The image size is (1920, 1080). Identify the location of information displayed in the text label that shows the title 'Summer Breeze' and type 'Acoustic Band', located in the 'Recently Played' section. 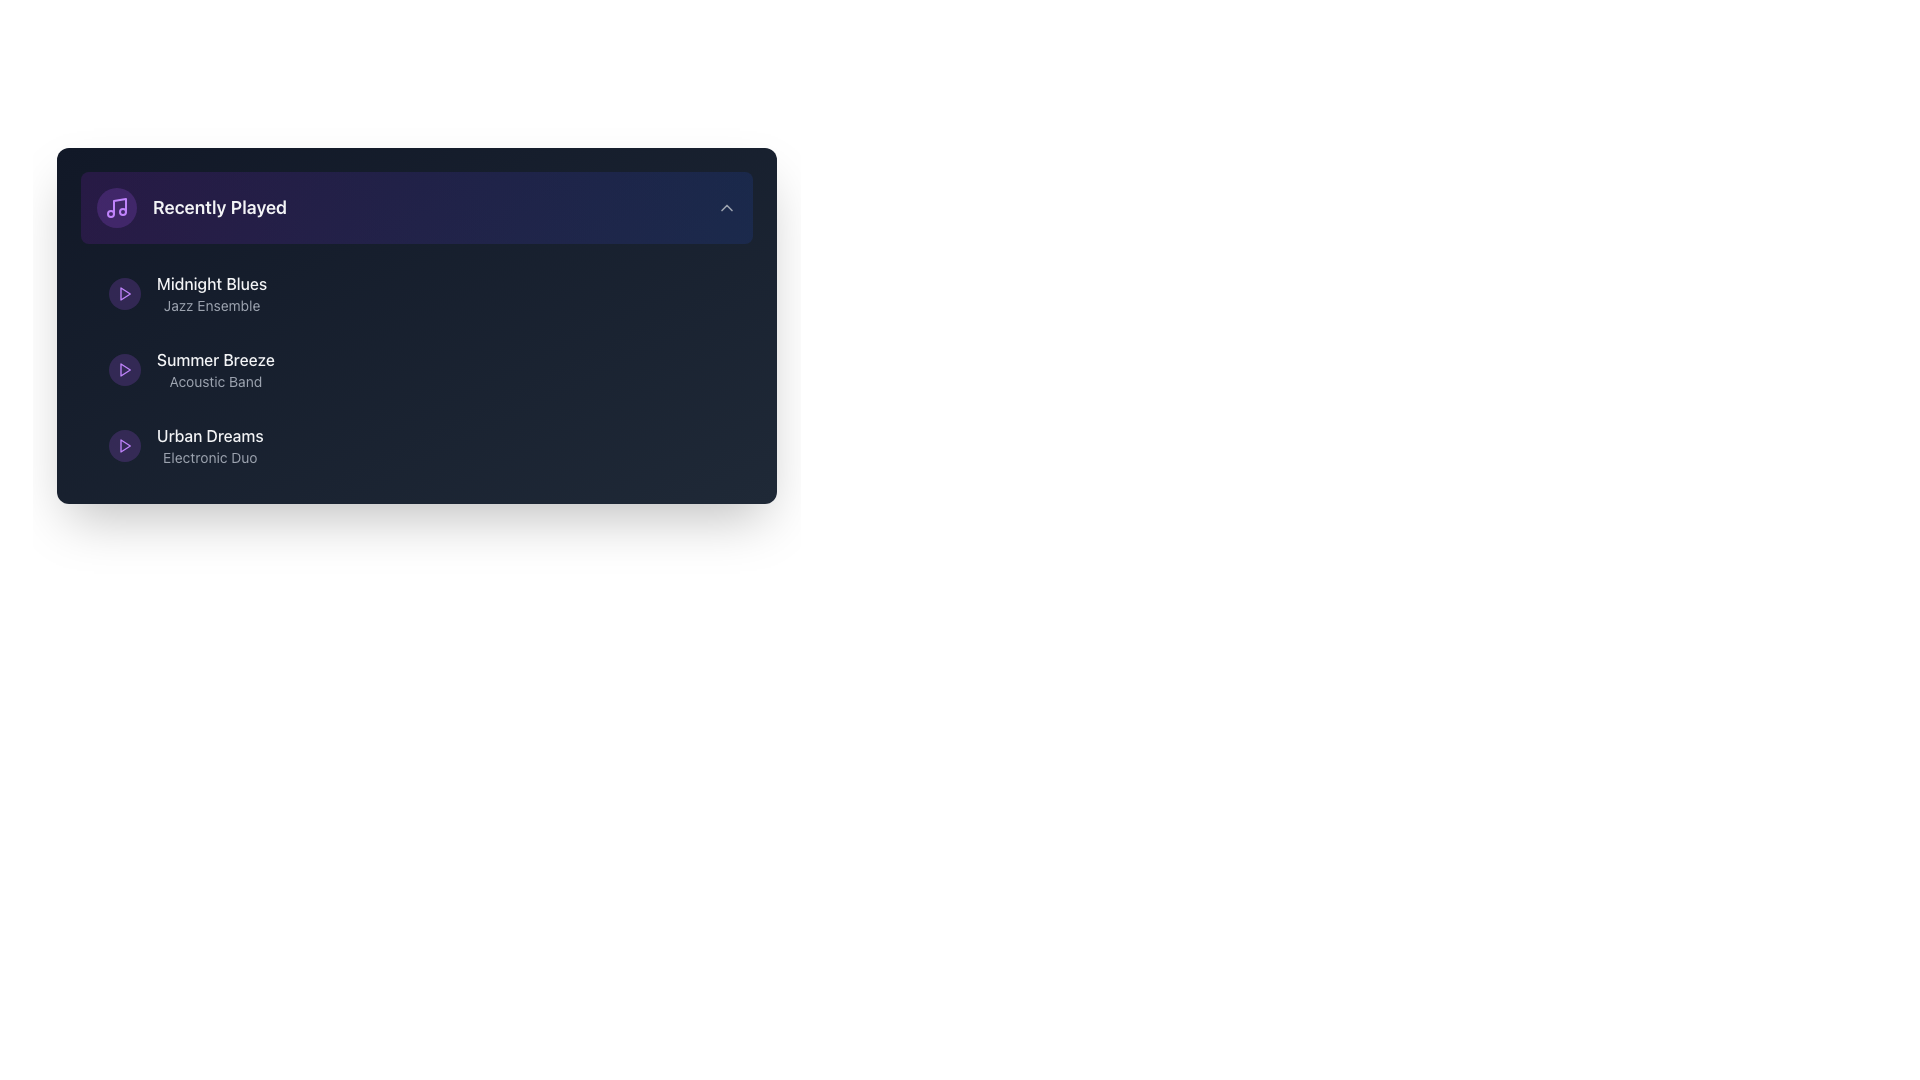
(215, 370).